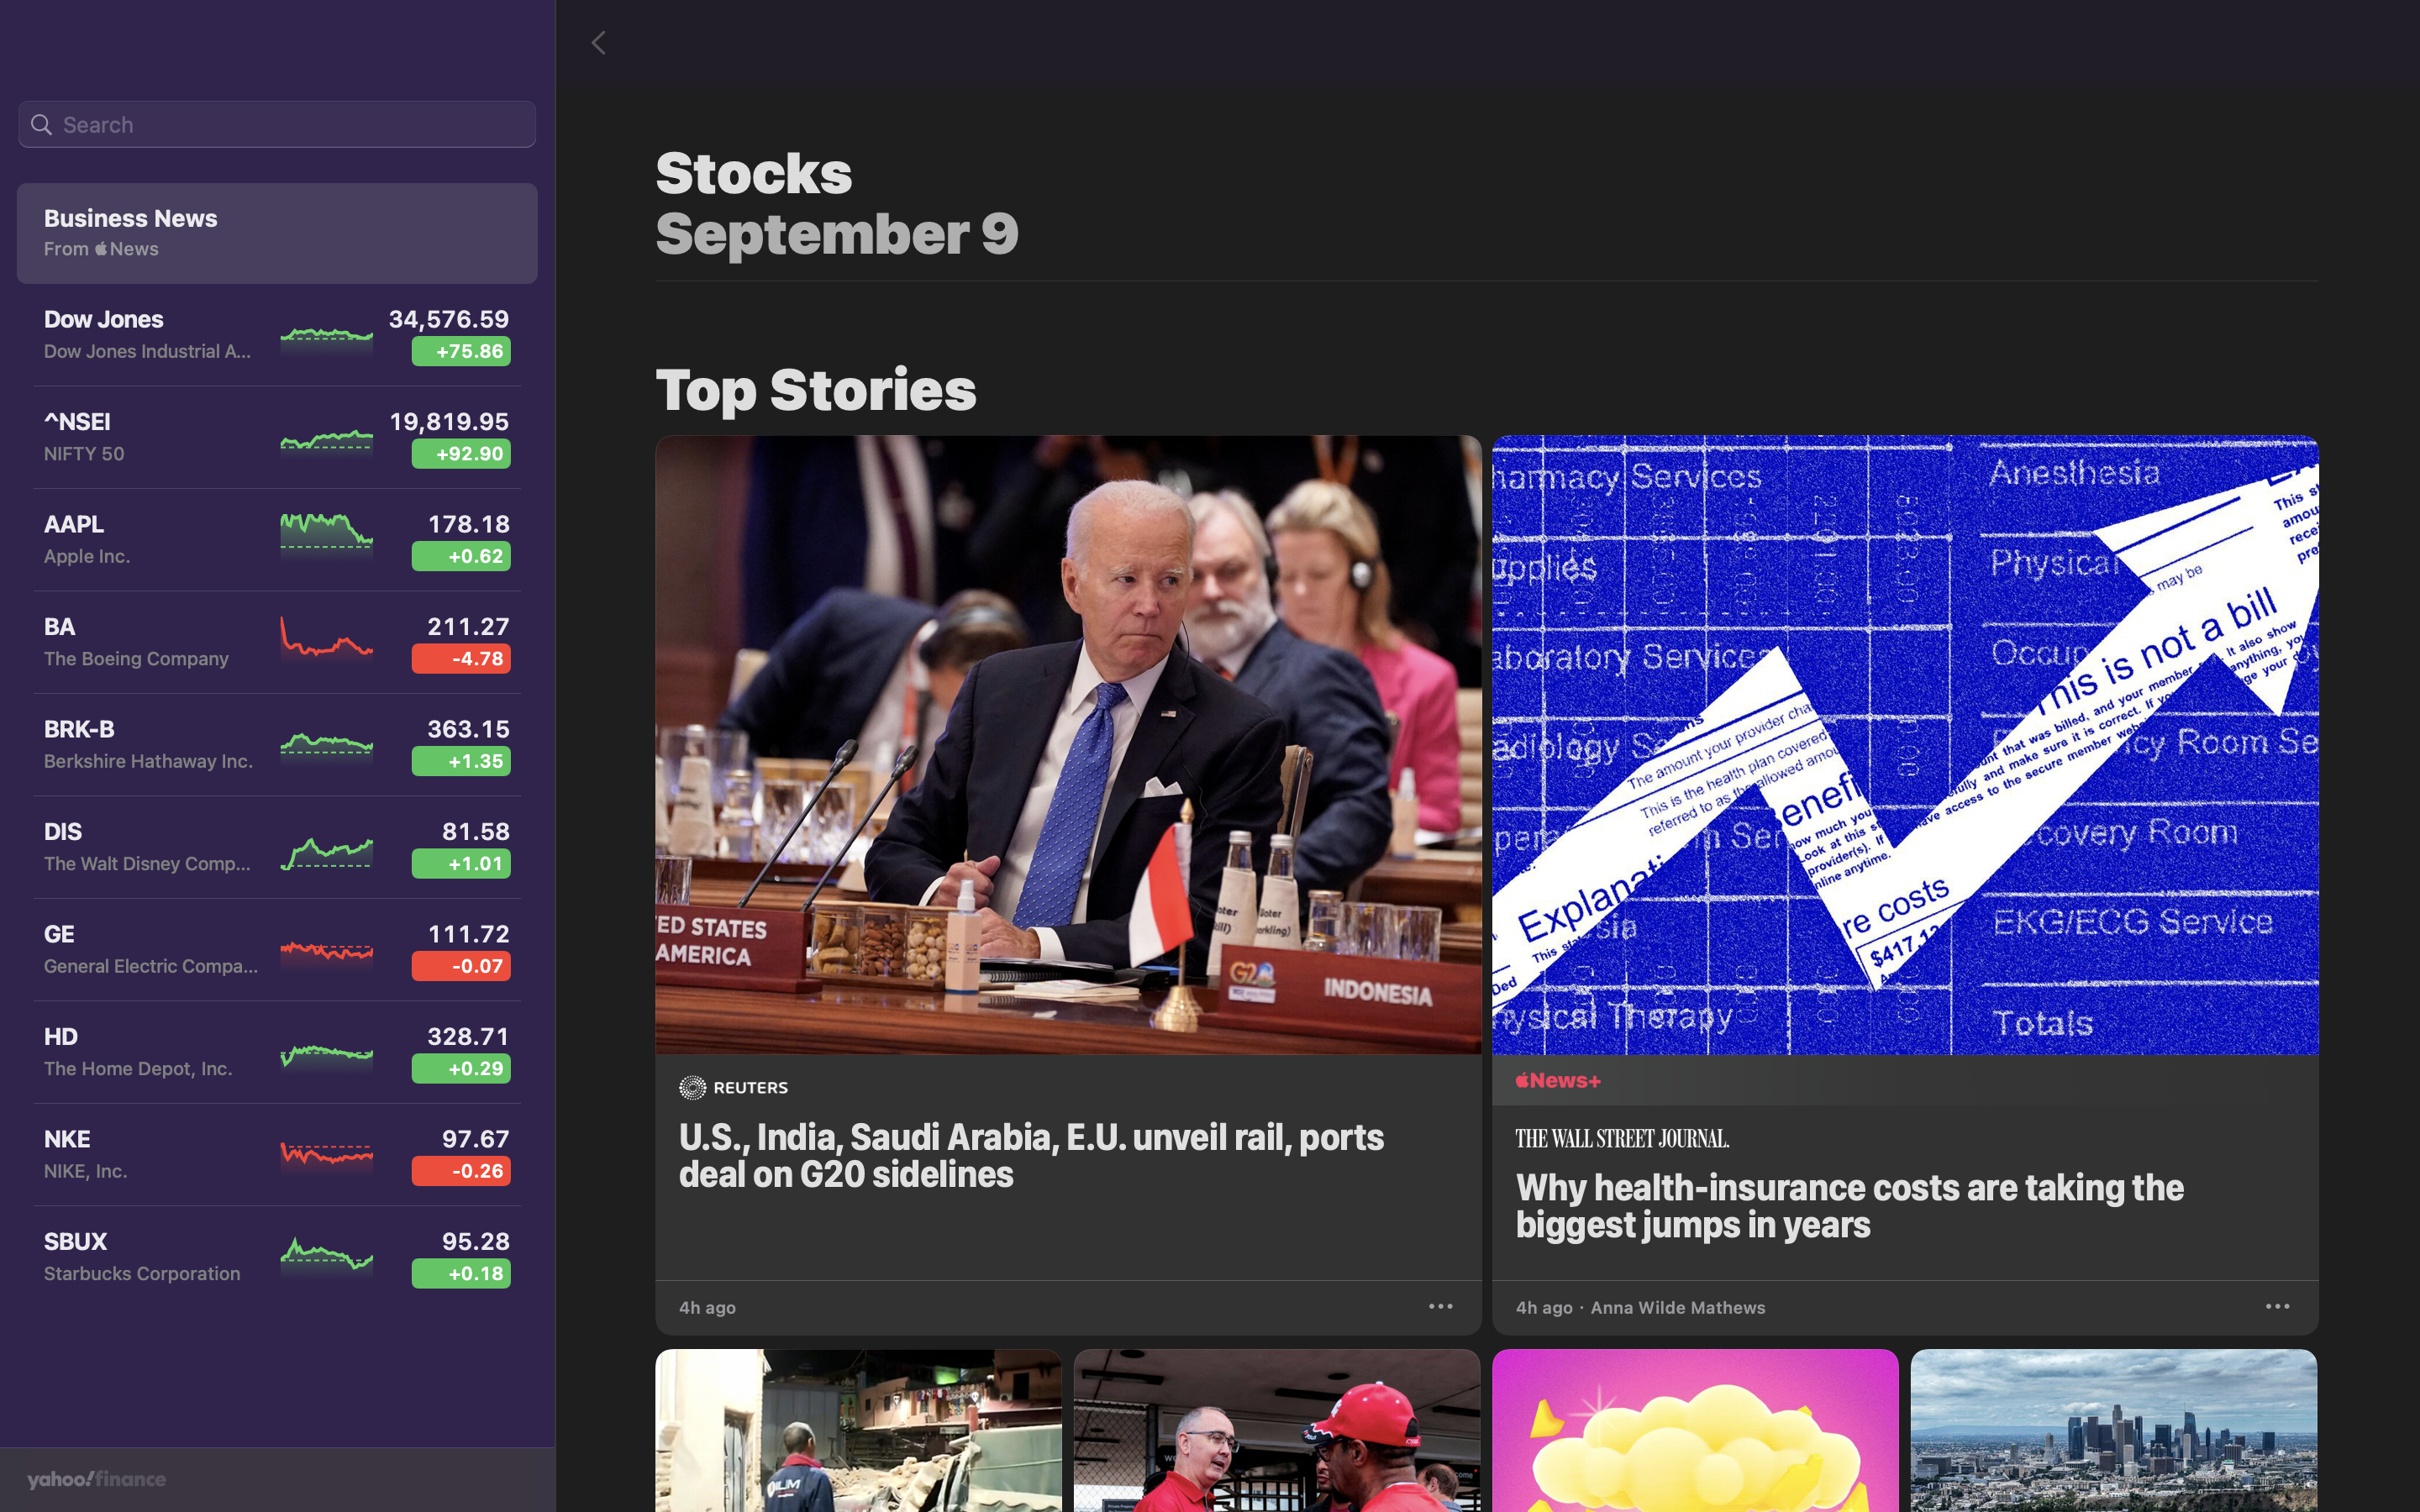 The image size is (2420, 1512). I want to click on Activate the G20 news visible on your screen, so click(1068, 851).